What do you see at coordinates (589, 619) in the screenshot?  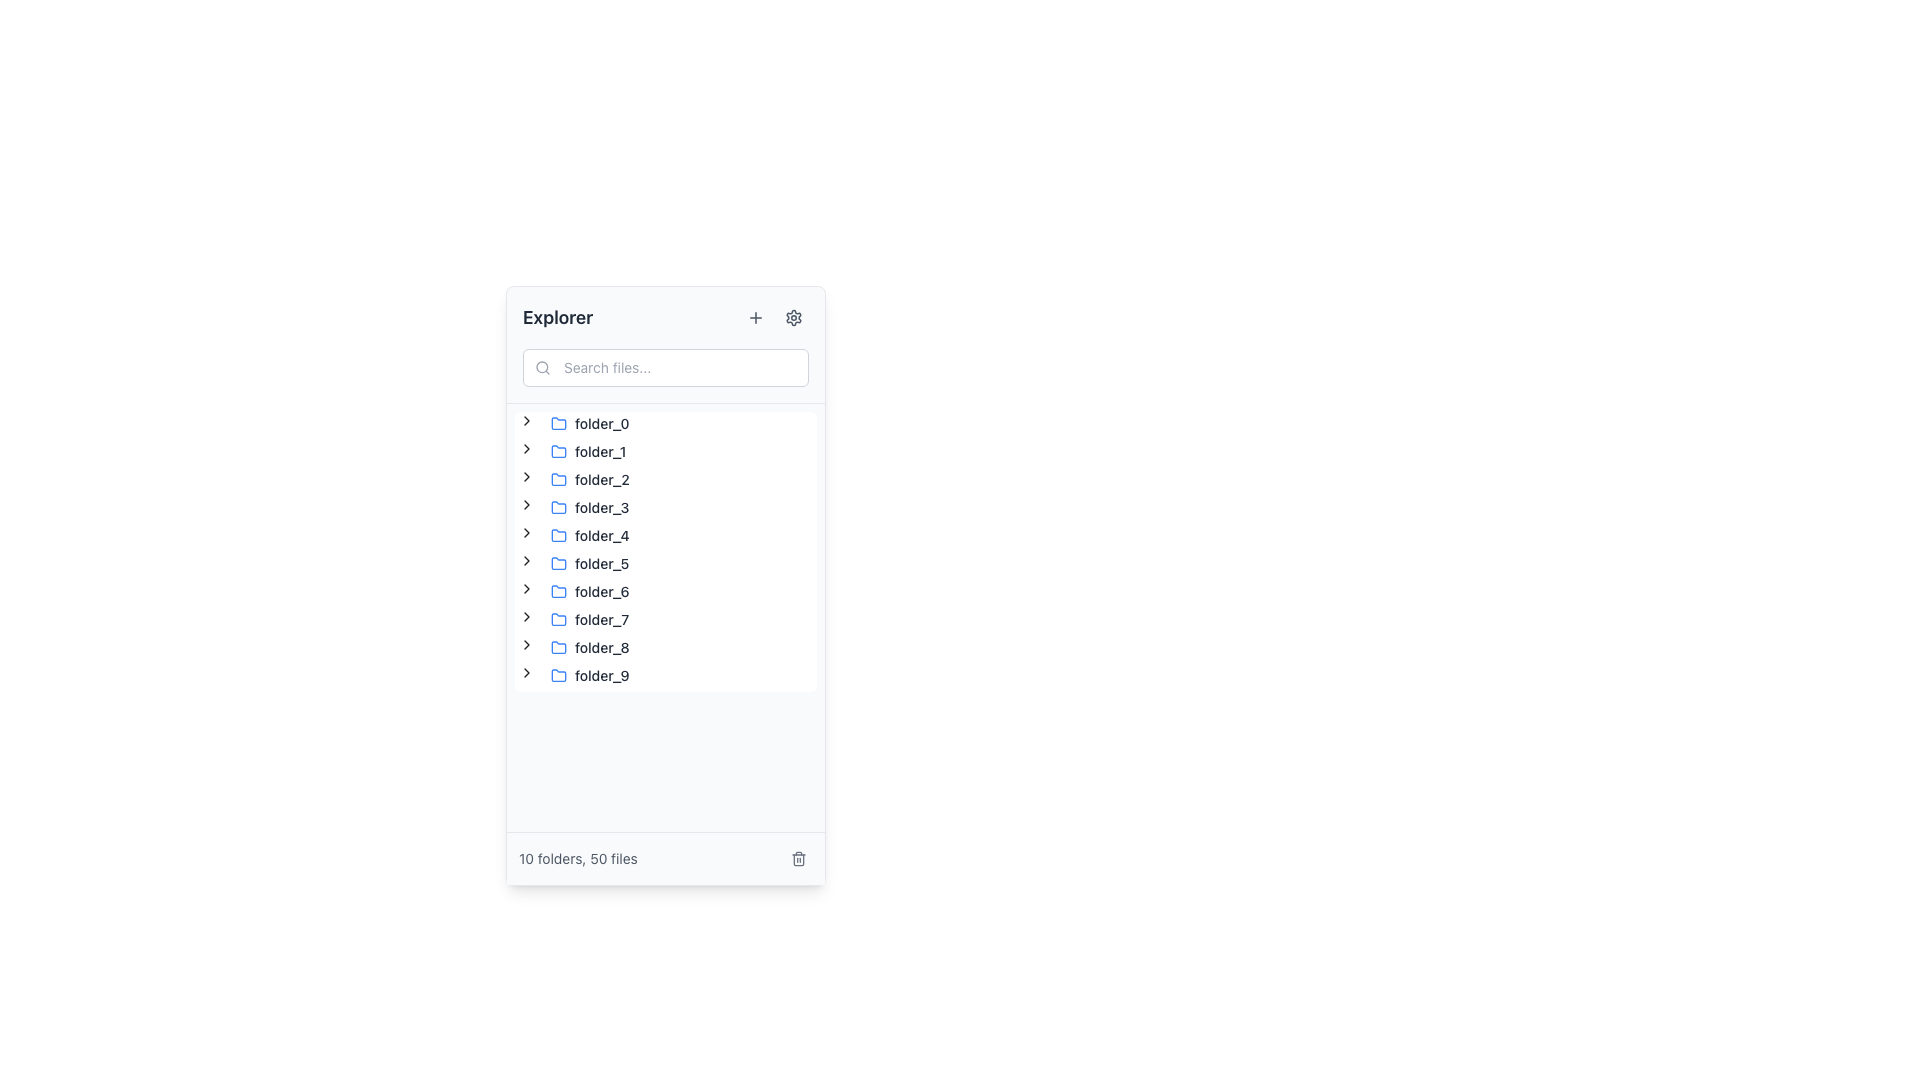 I see `the Tree Node Item labeled 'folder_7' in the navigation panel` at bounding box center [589, 619].